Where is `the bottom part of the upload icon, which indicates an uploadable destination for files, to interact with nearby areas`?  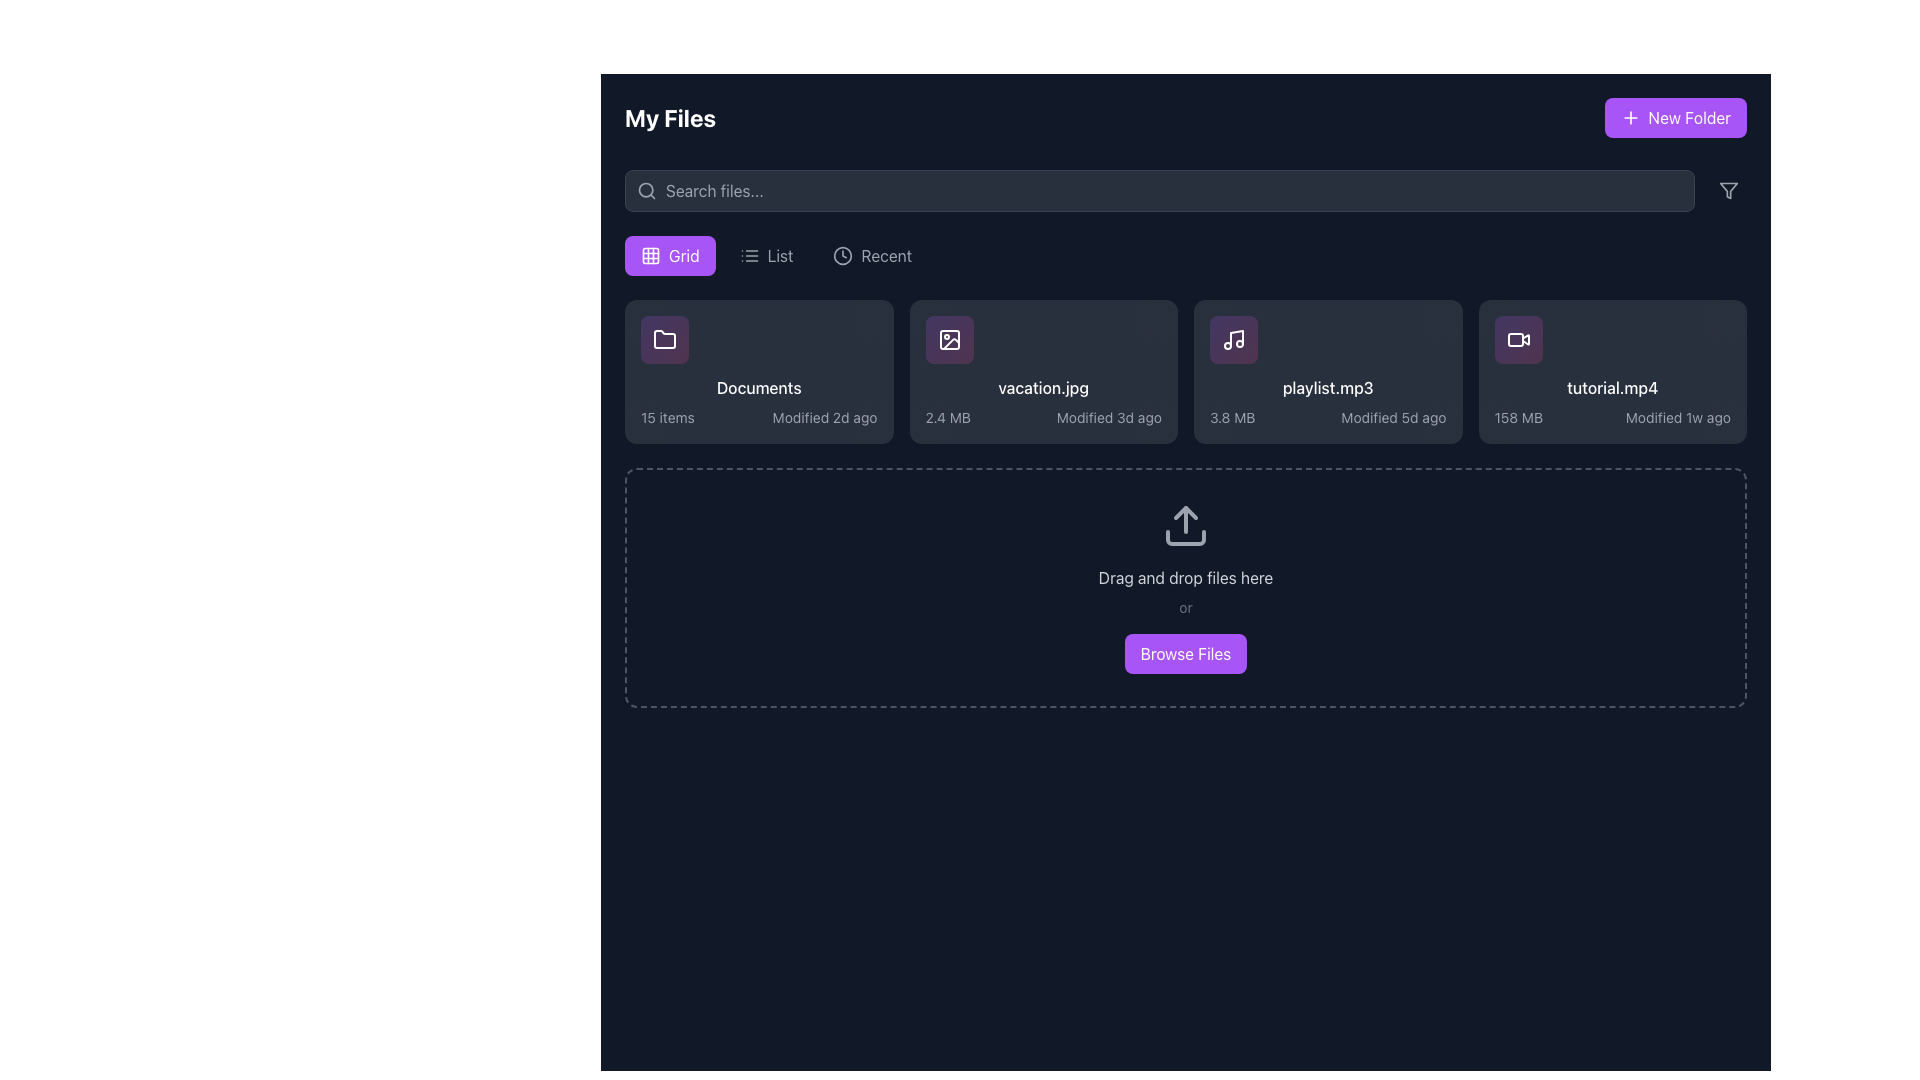
the bottom part of the upload icon, which indicates an uploadable destination for files, to interact with nearby areas is located at coordinates (1185, 536).